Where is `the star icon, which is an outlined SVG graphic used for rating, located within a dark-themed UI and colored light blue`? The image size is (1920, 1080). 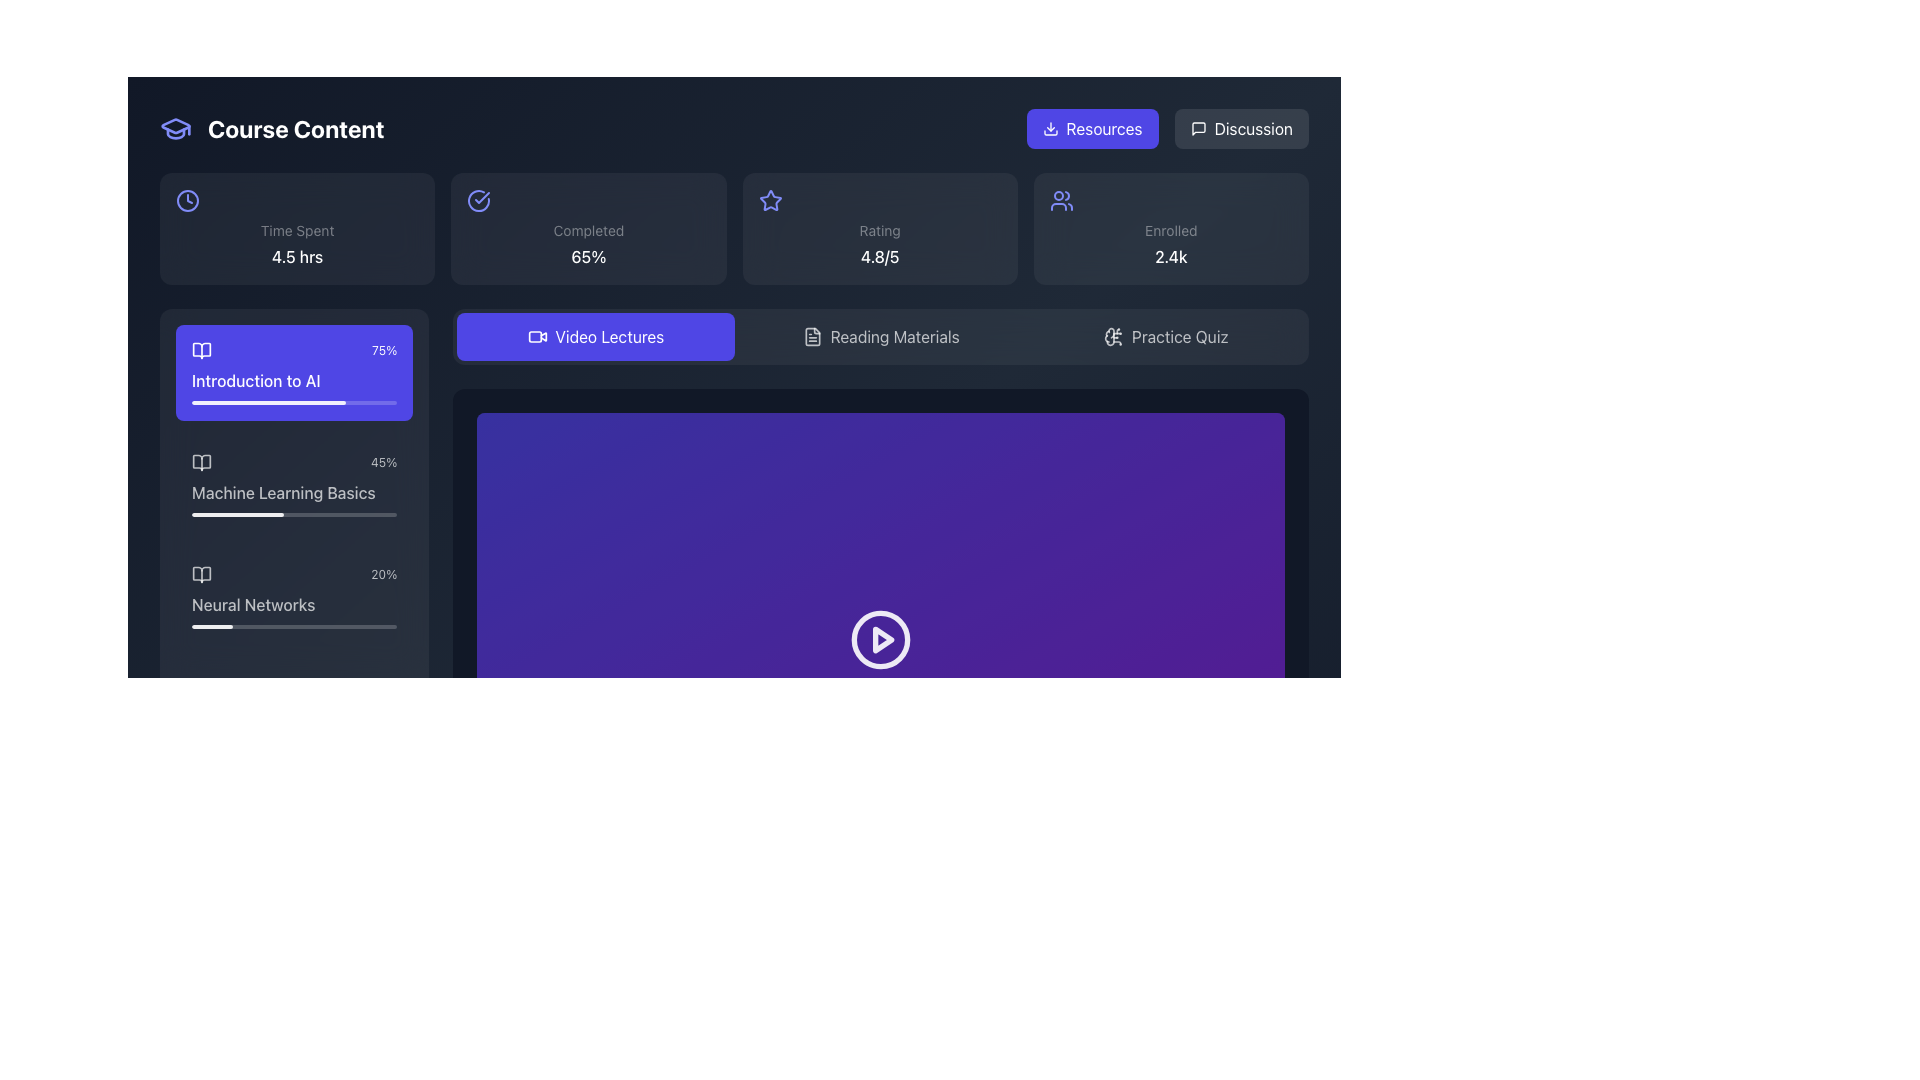
the star icon, which is an outlined SVG graphic used for rating, located within a dark-themed UI and colored light blue is located at coordinates (769, 200).